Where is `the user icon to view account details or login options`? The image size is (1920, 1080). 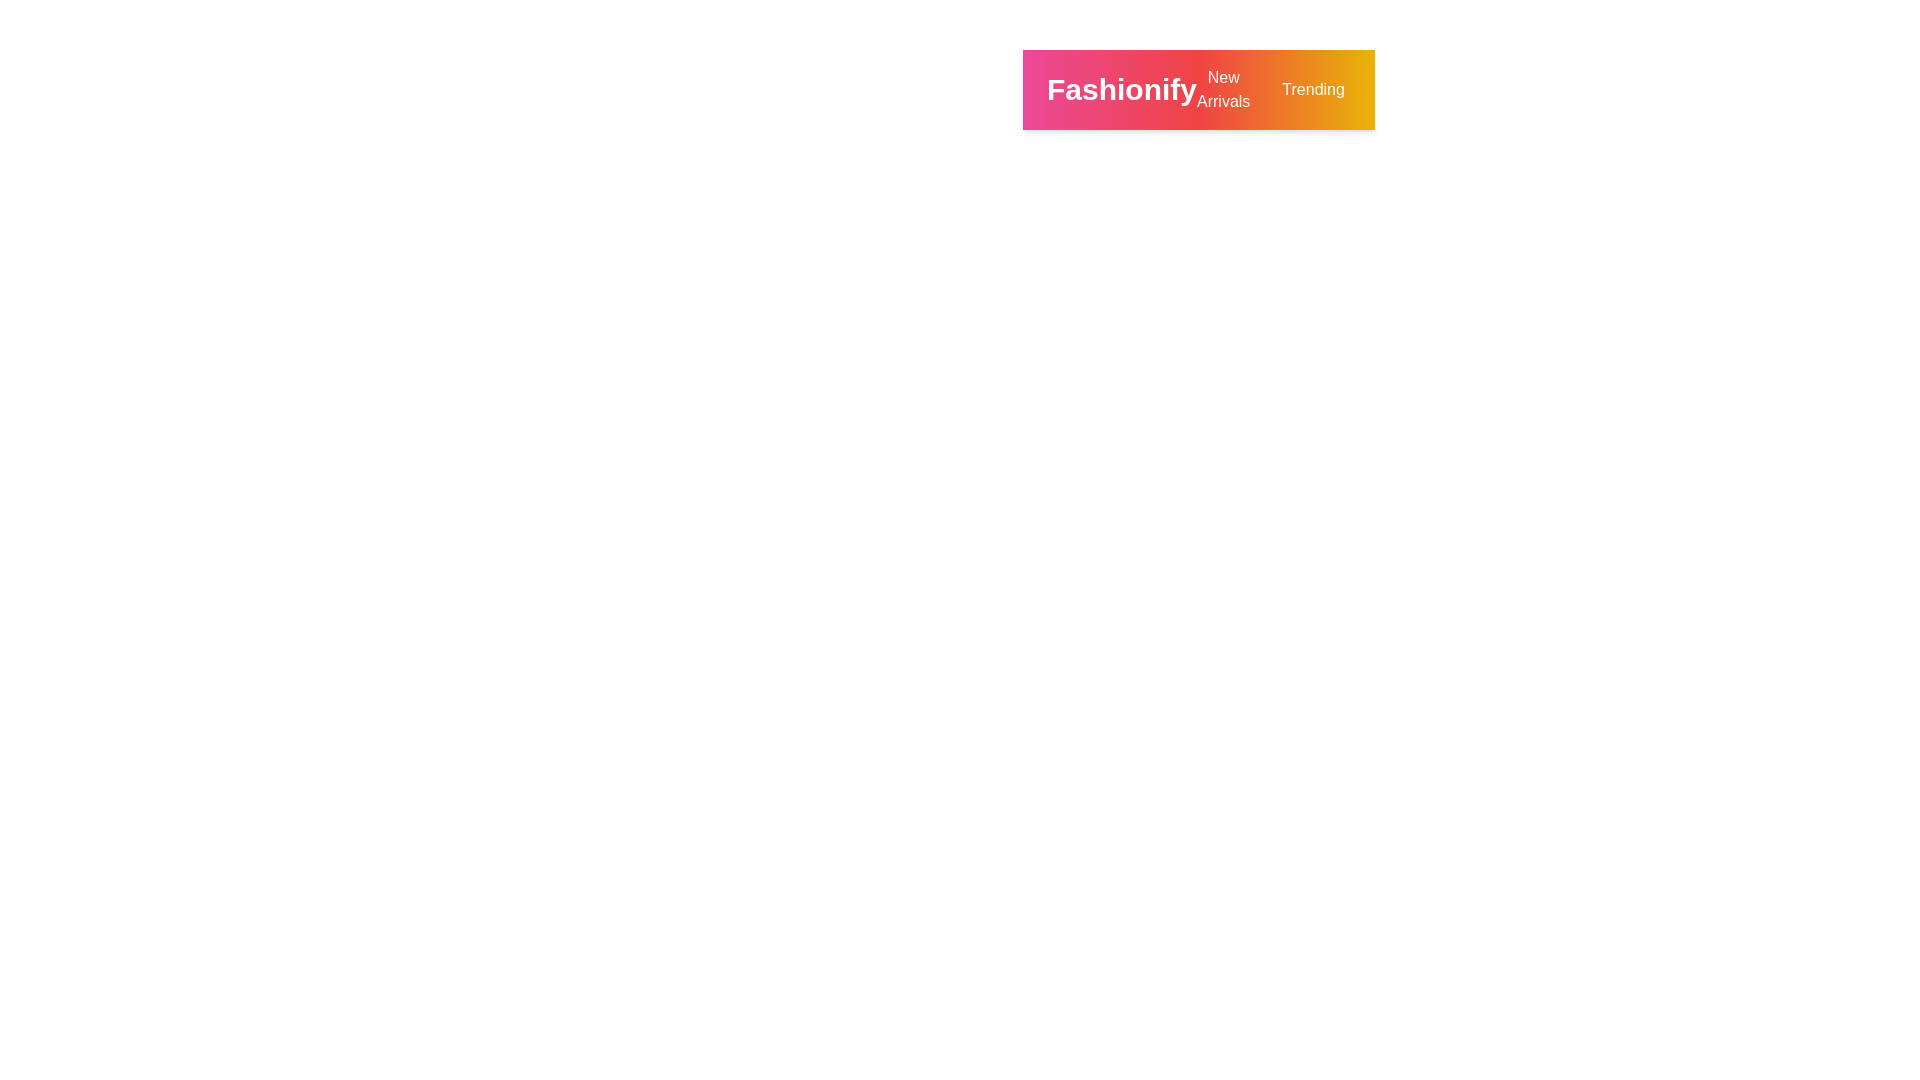
the user icon to view account details or login options is located at coordinates (1636, 88).